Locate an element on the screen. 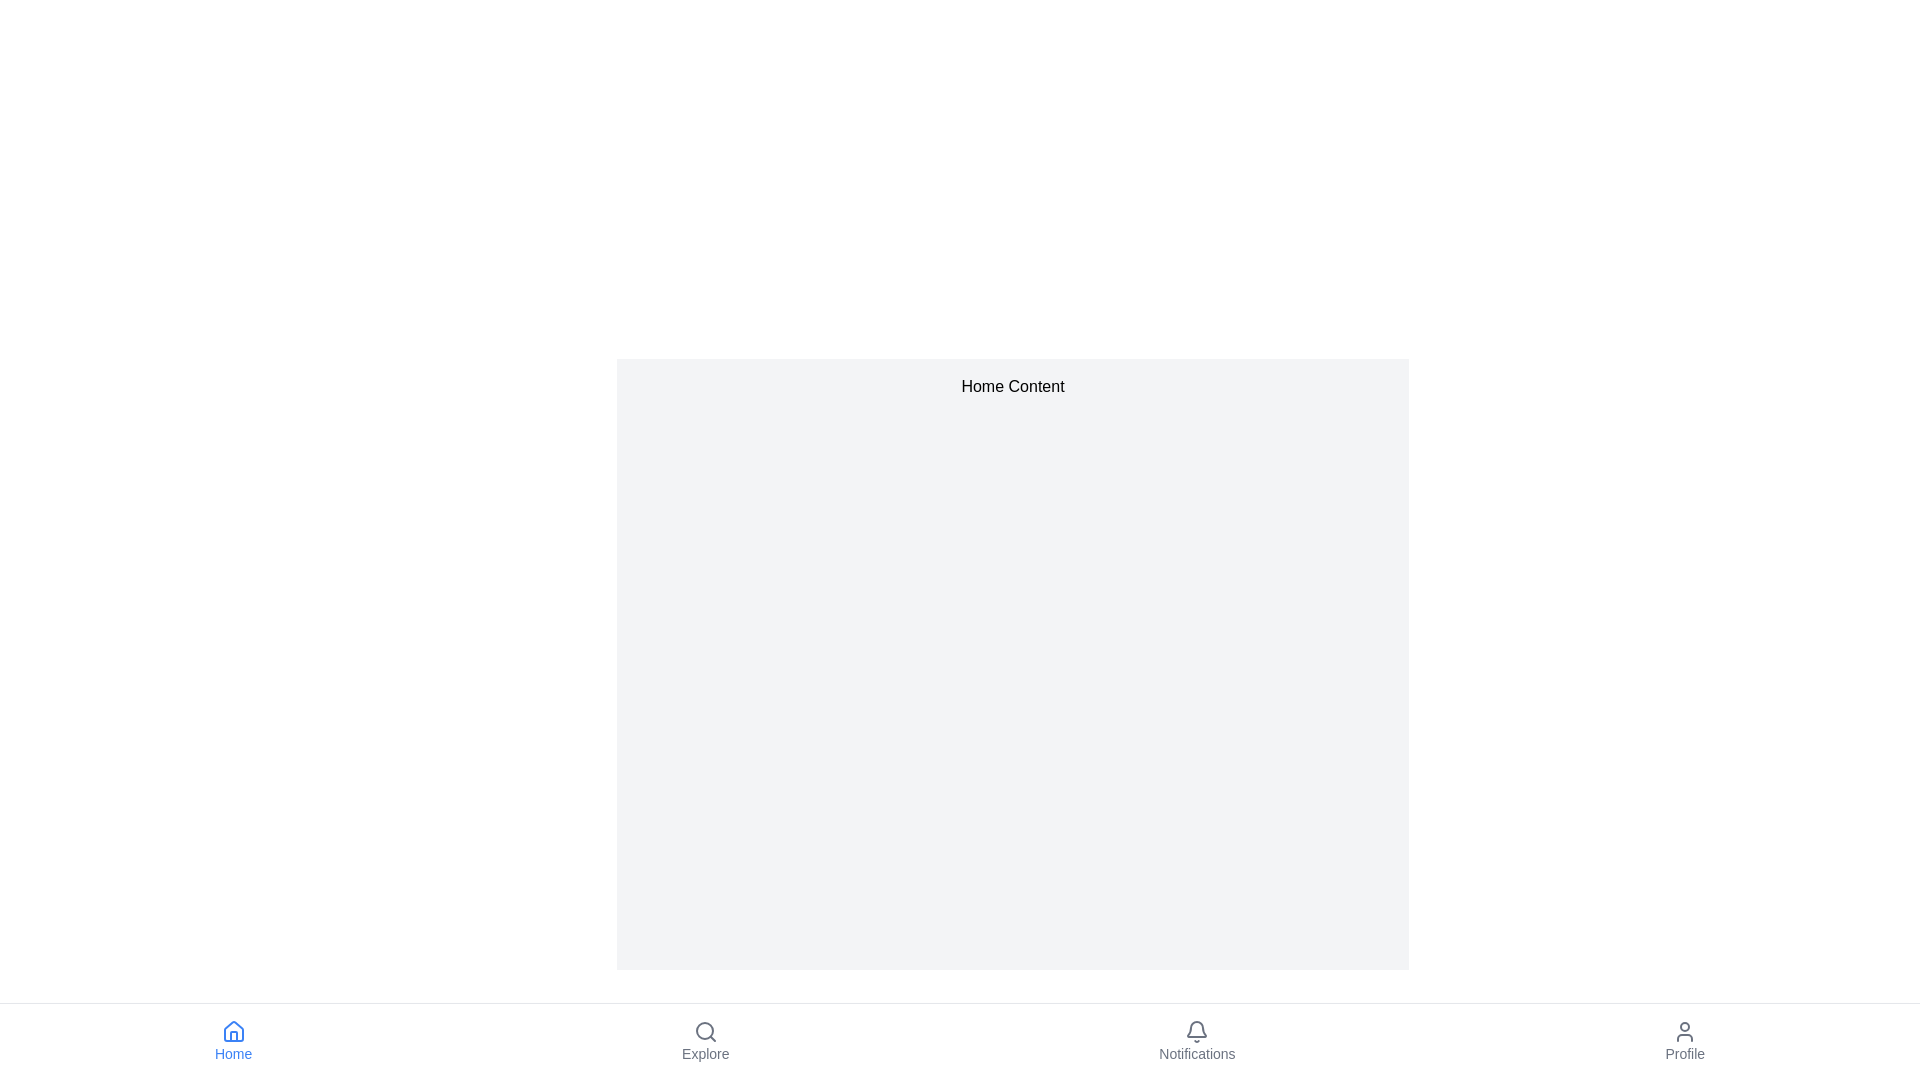 Image resolution: width=1920 pixels, height=1080 pixels. the blue house icon in the bottom navigation bar, which is the first icon from the left is located at coordinates (233, 1032).